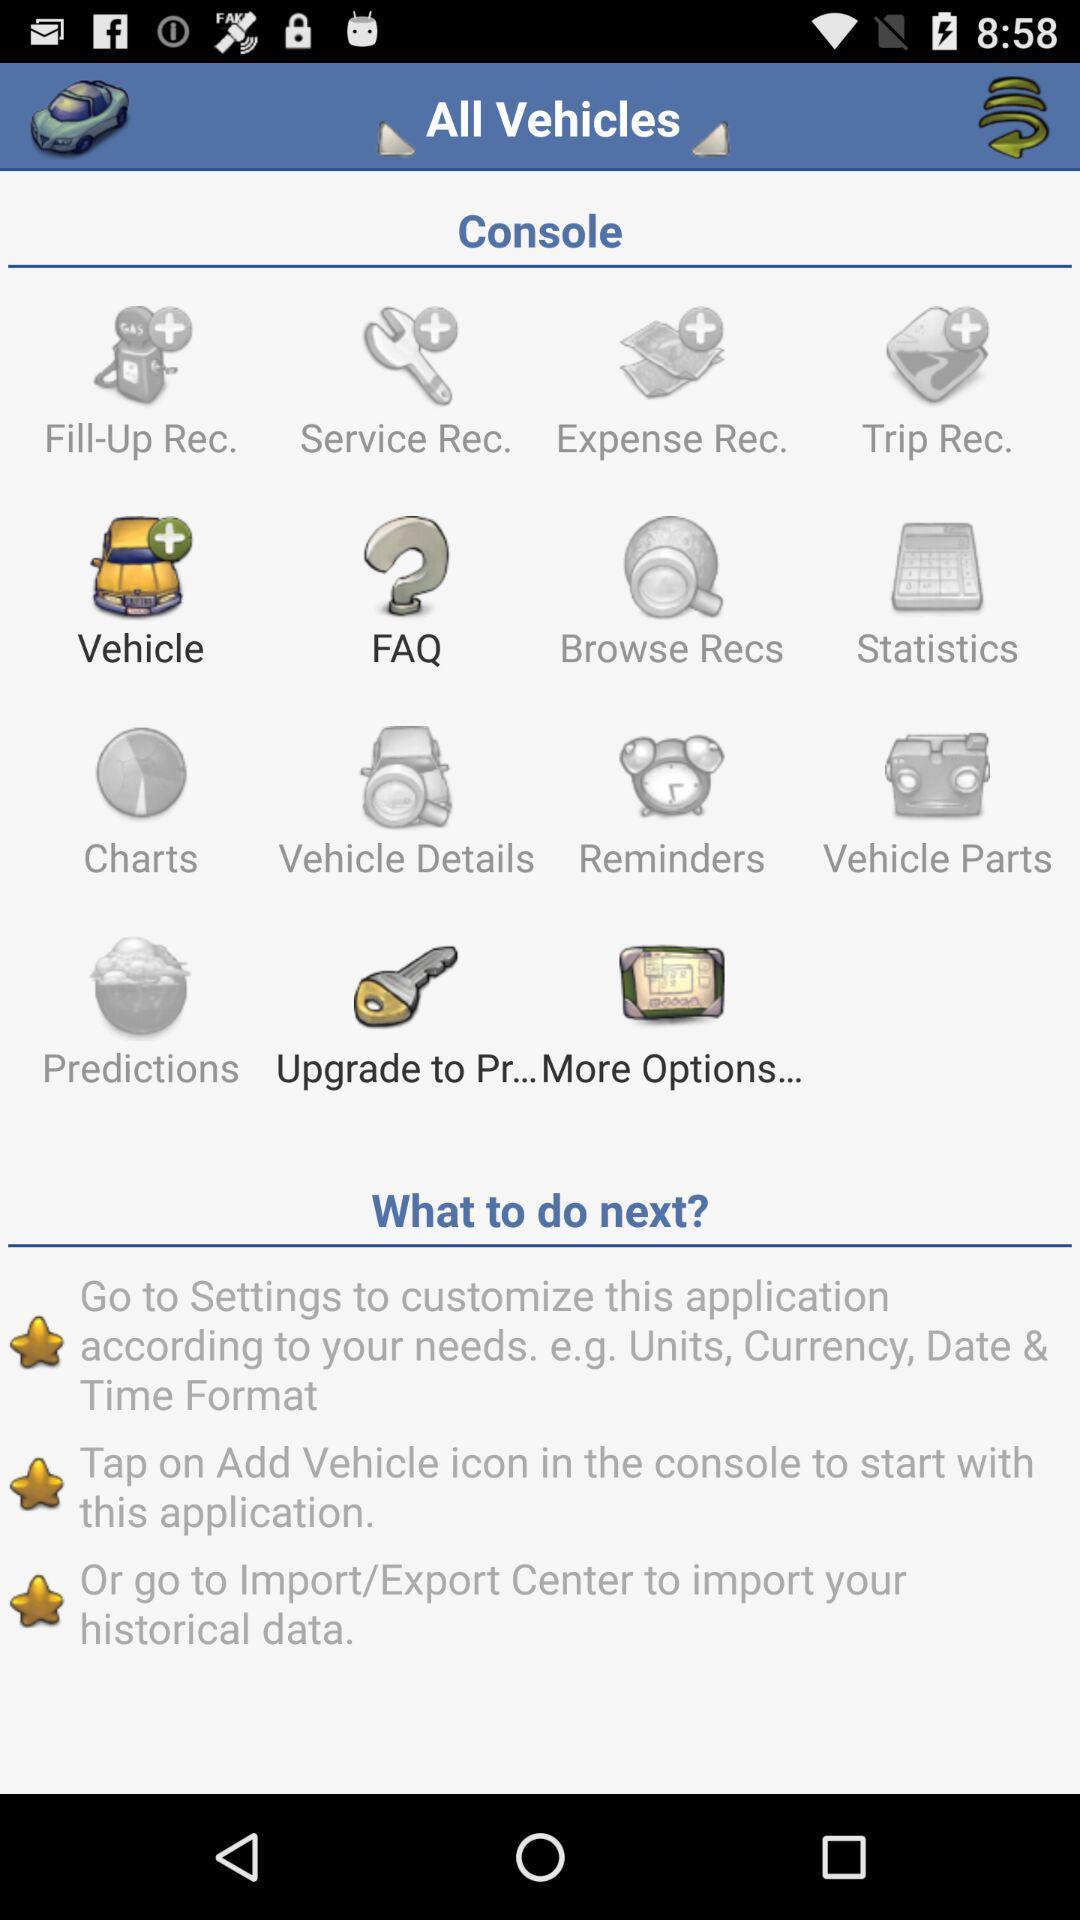  What do you see at coordinates (400, 137) in the screenshot?
I see `edit filters` at bounding box center [400, 137].